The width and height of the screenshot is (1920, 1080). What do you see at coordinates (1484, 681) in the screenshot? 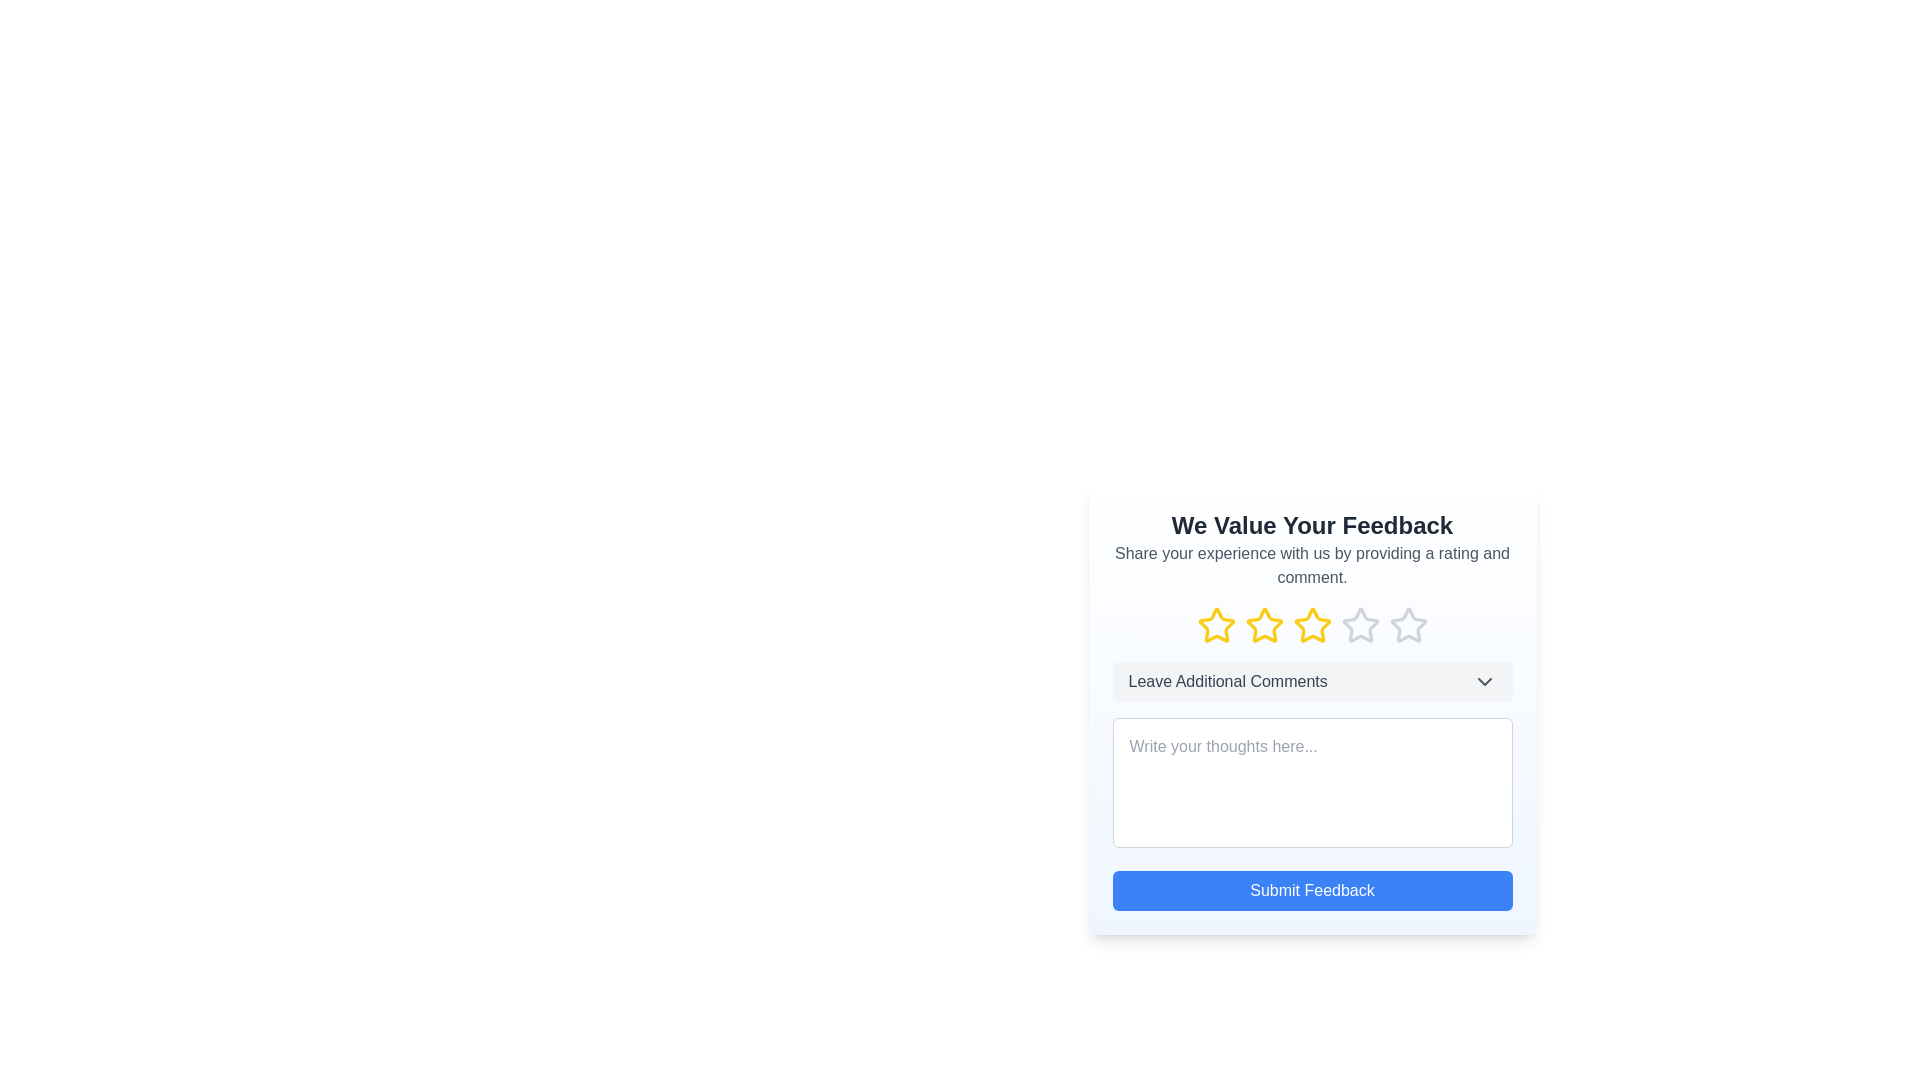
I see `the downward arrow icon styled in gray, which signifies a dropdown or expandable option, located` at bounding box center [1484, 681].